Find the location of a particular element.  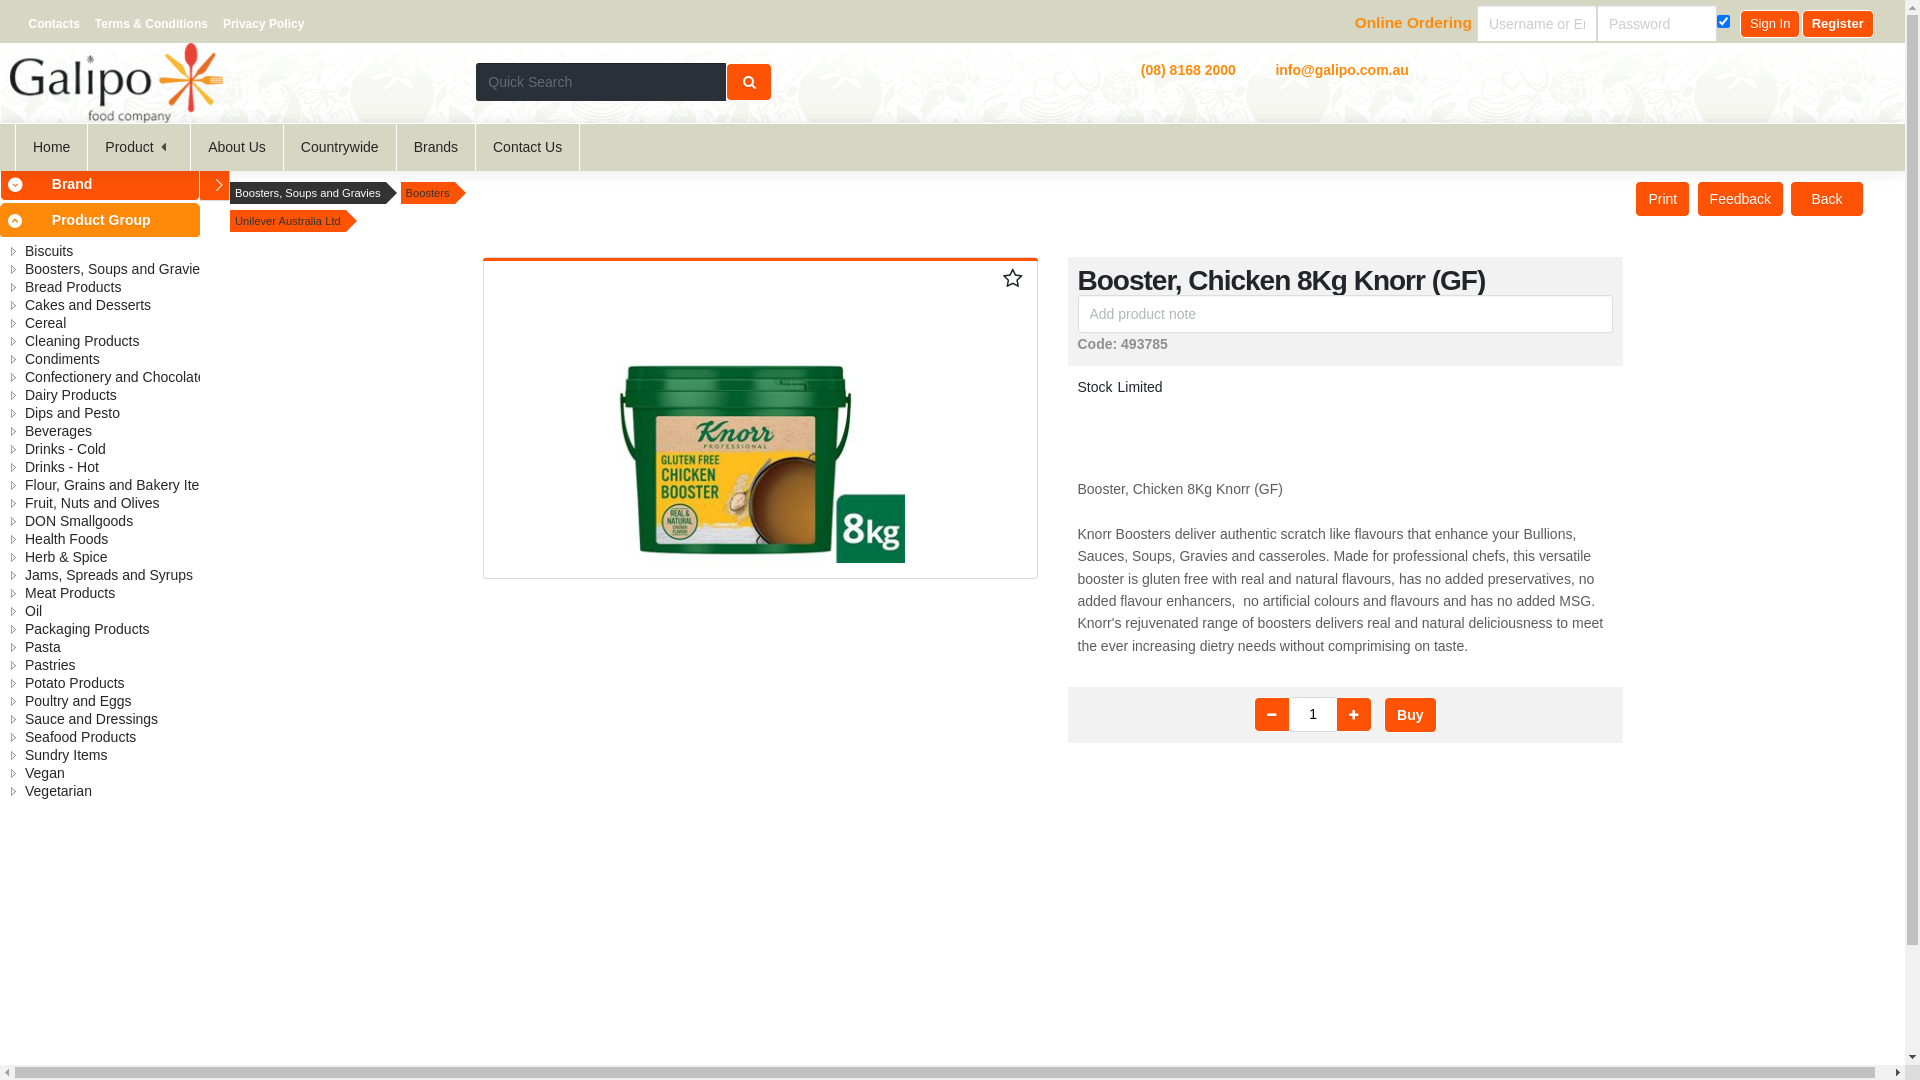

'Cleaning Products' is located at coordinates (80, 339).